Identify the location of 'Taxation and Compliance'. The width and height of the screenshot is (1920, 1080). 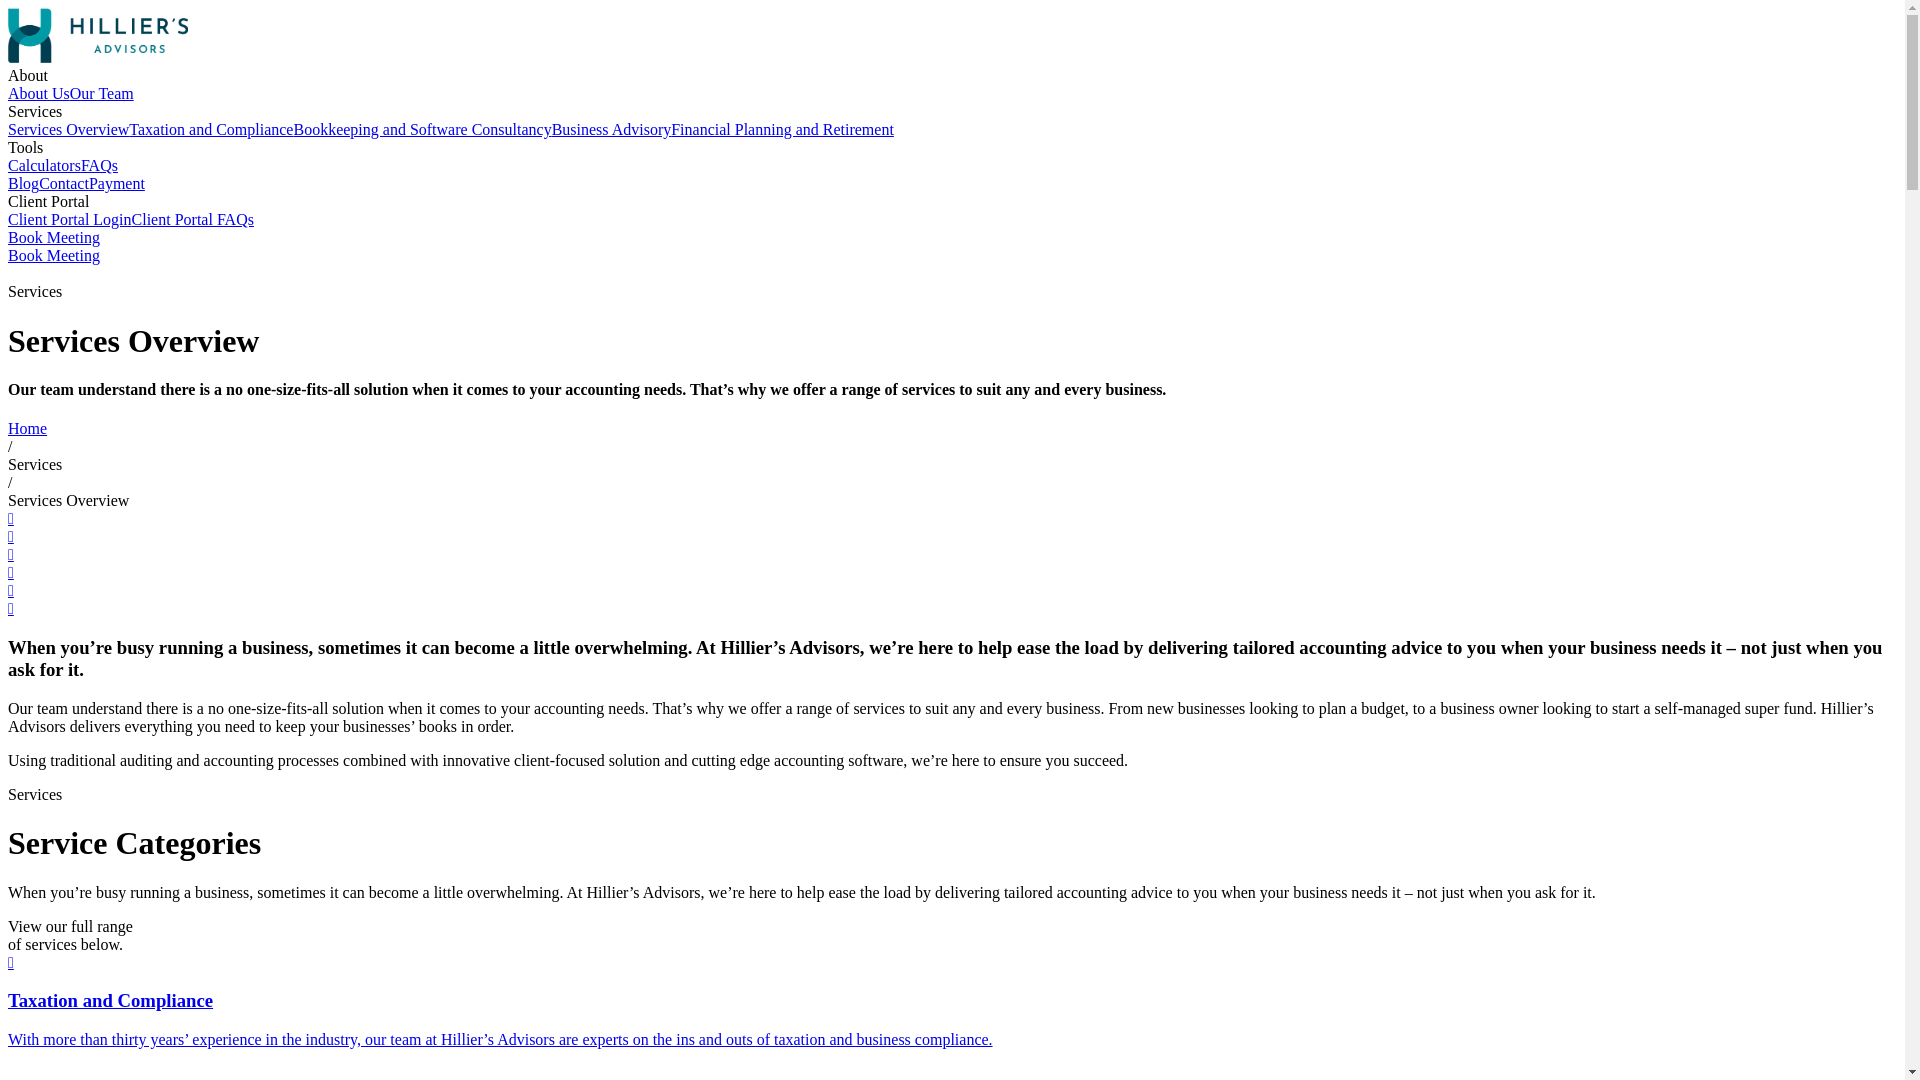
(211, 129).